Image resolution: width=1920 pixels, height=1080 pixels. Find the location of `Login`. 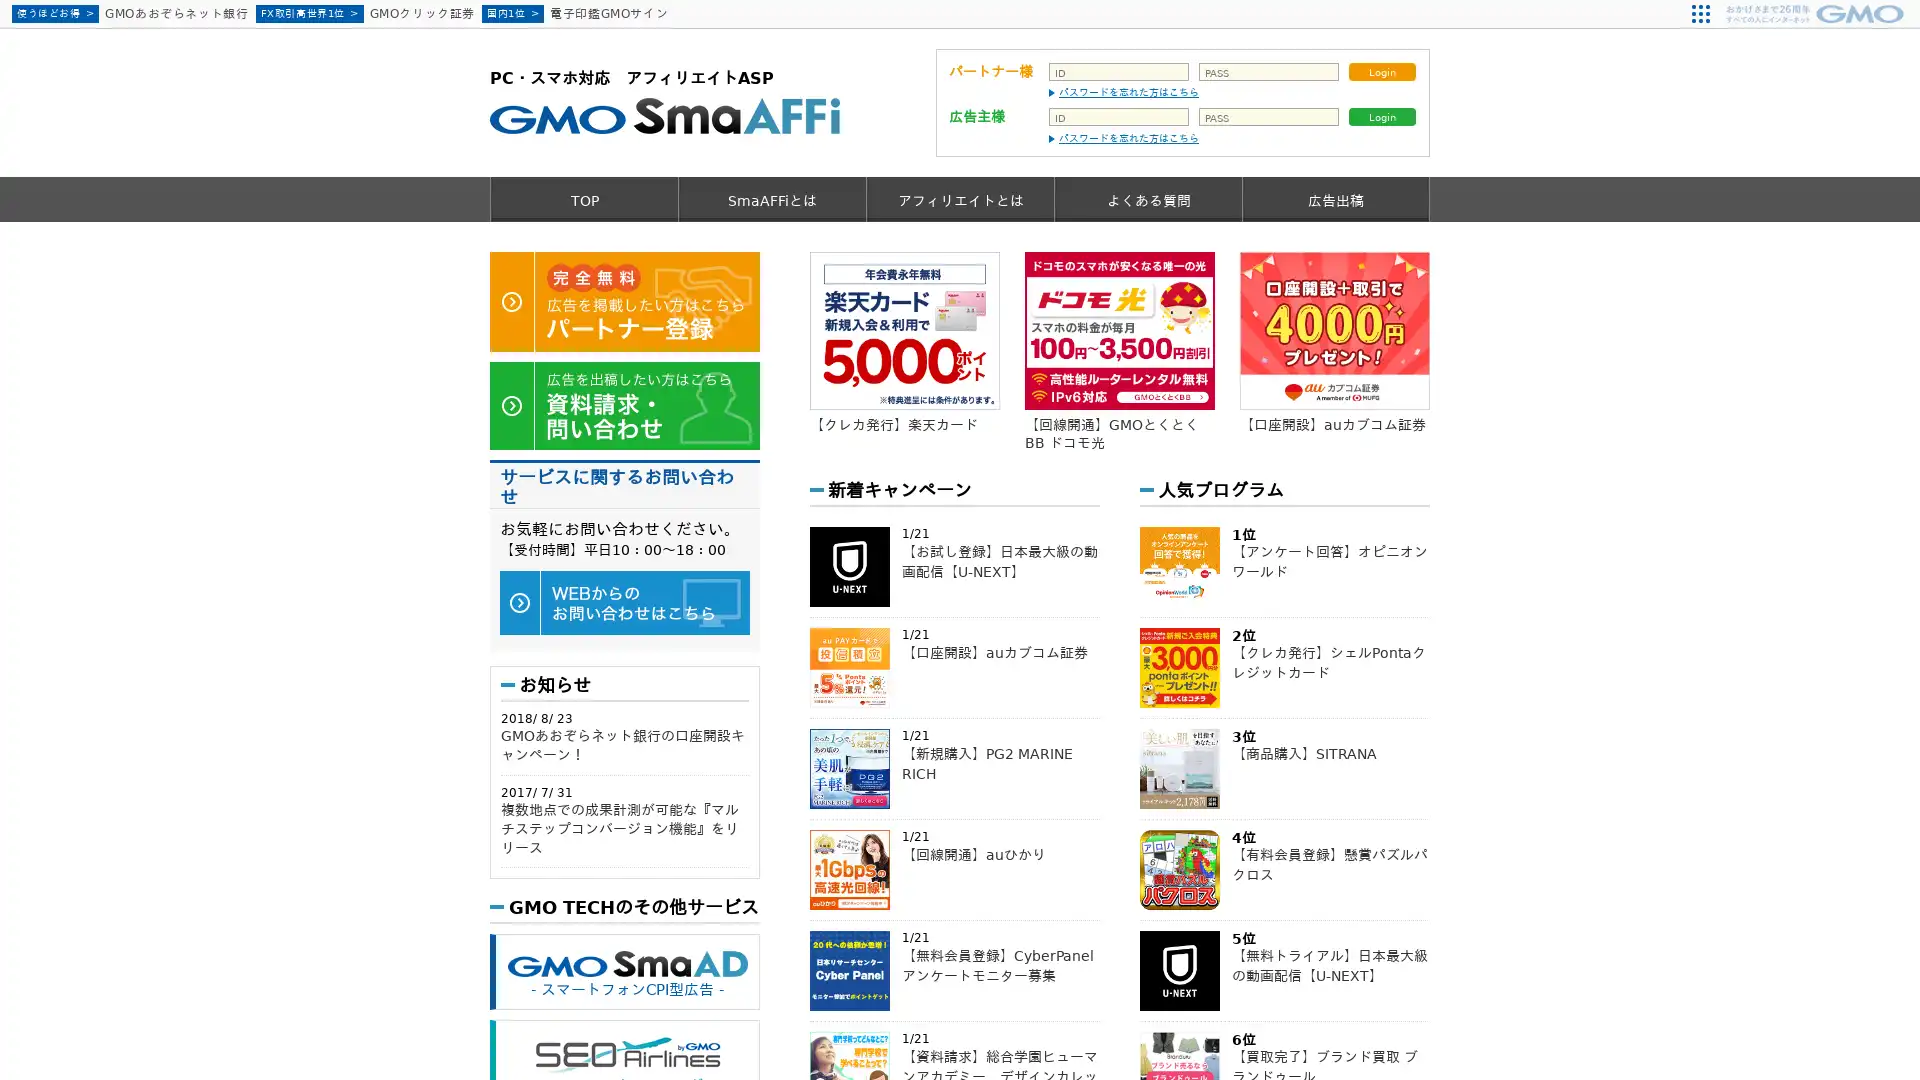

Login is located at coordinates (1381, 71).